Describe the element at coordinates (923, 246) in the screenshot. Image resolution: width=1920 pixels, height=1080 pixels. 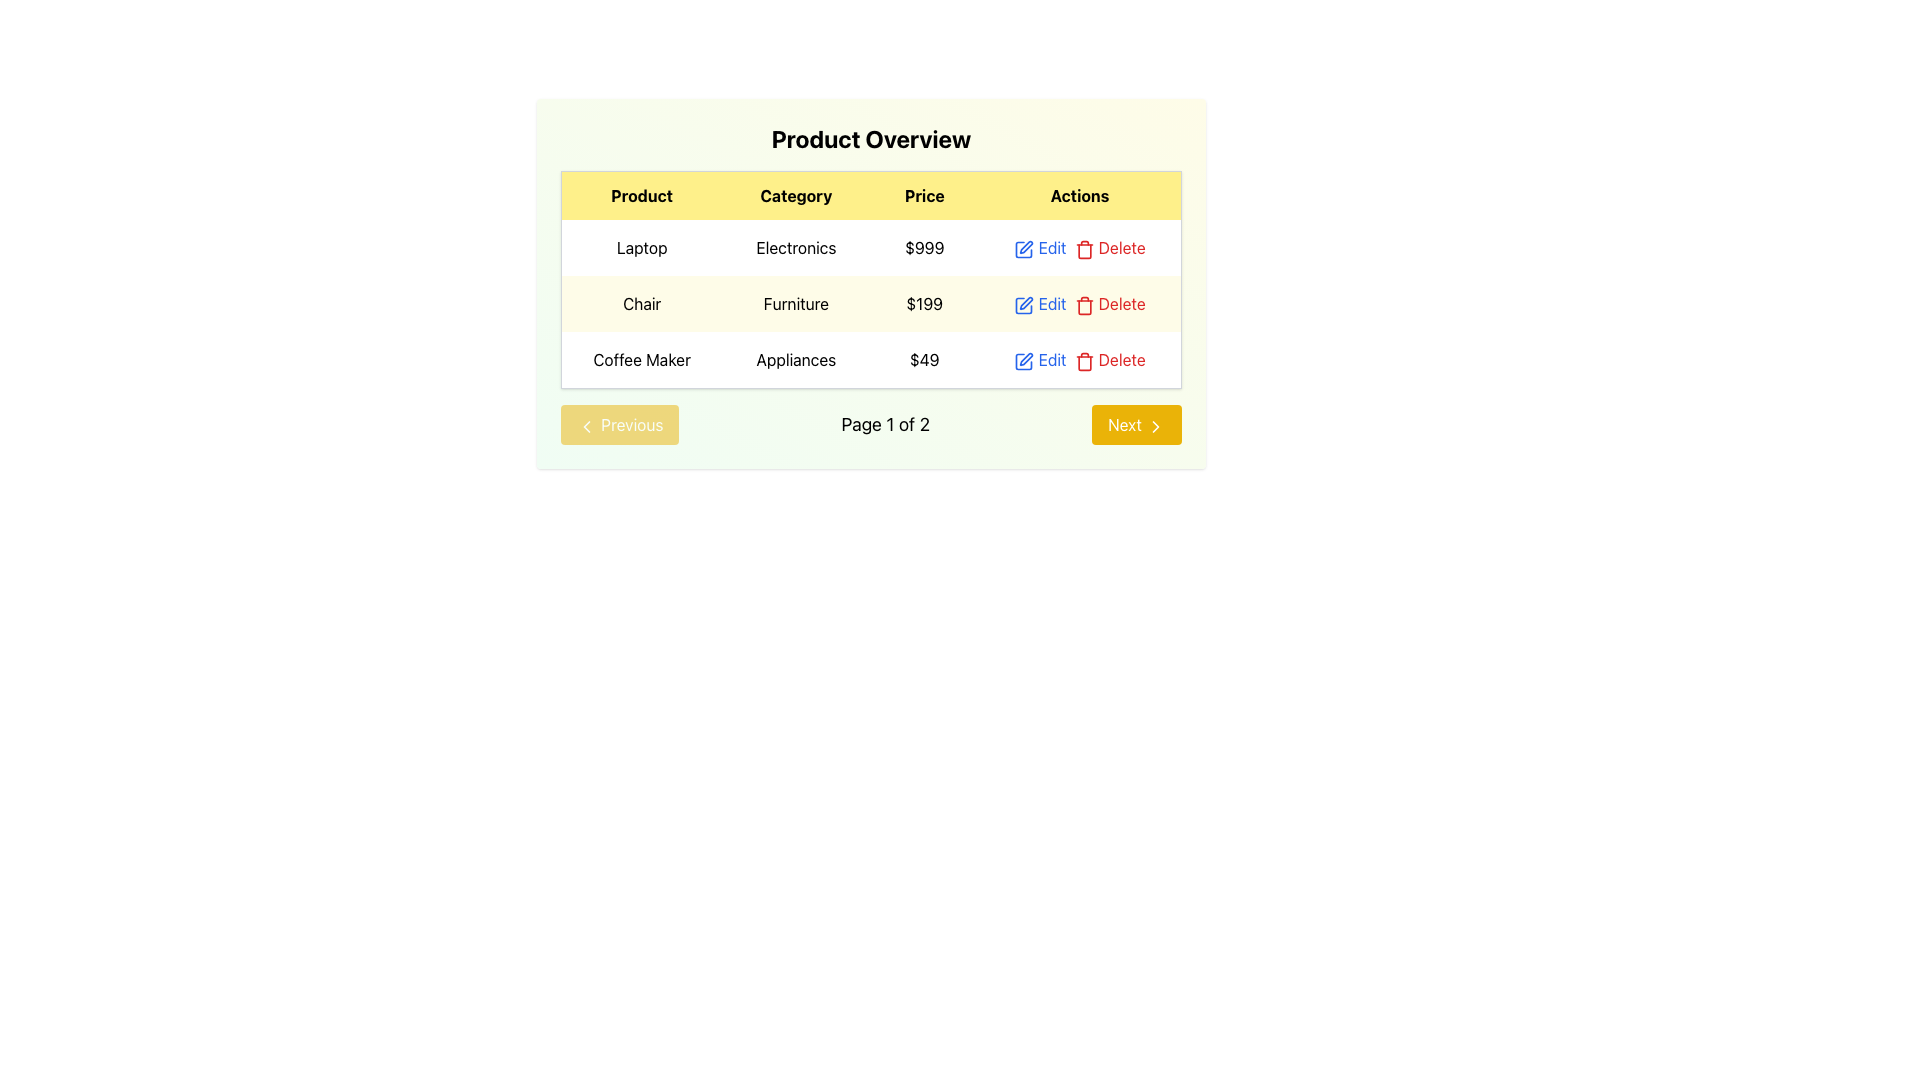
I see `the text label displaying '$999' in the table under the 'Price' column, representing the price of the 'Laptop' product in the 'Product Overview'` at that location.